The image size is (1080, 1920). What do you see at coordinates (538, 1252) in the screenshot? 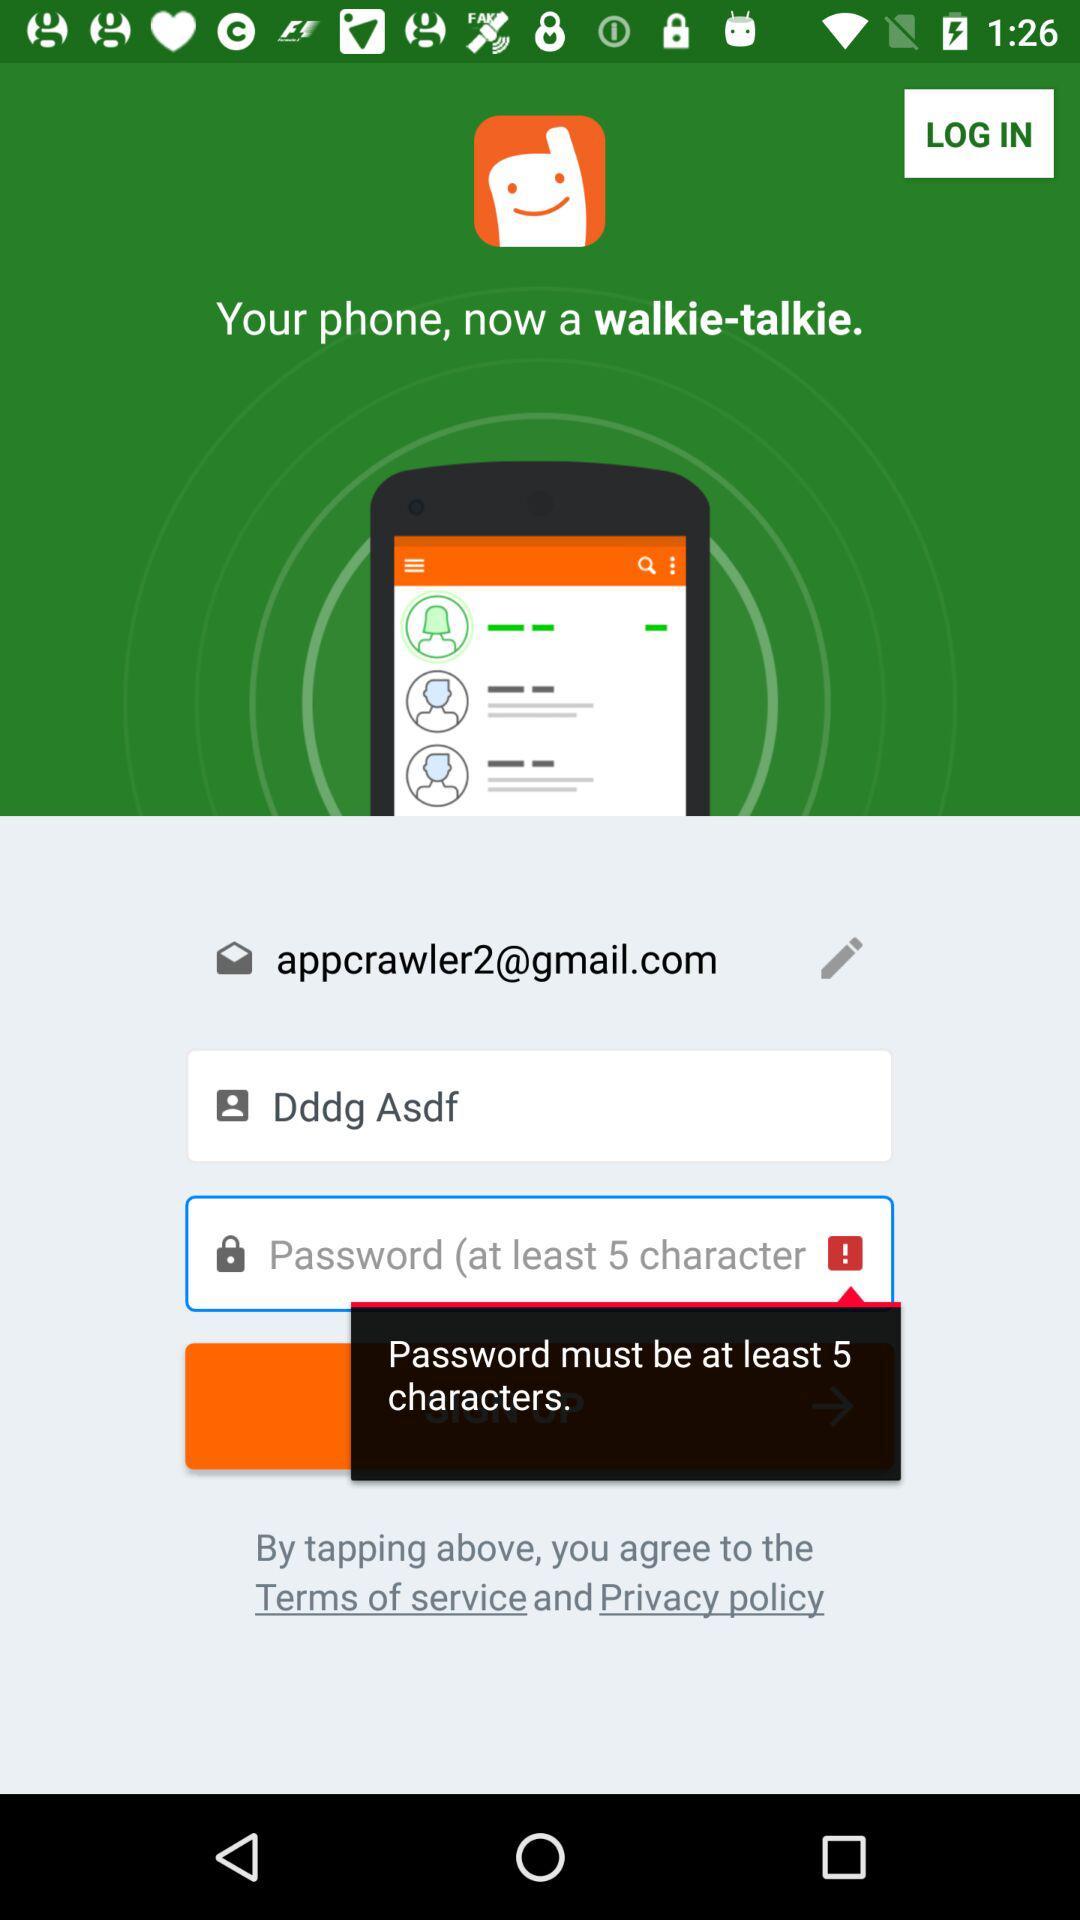
I see `the icon above sign up` at bounding box center [538, 1252].